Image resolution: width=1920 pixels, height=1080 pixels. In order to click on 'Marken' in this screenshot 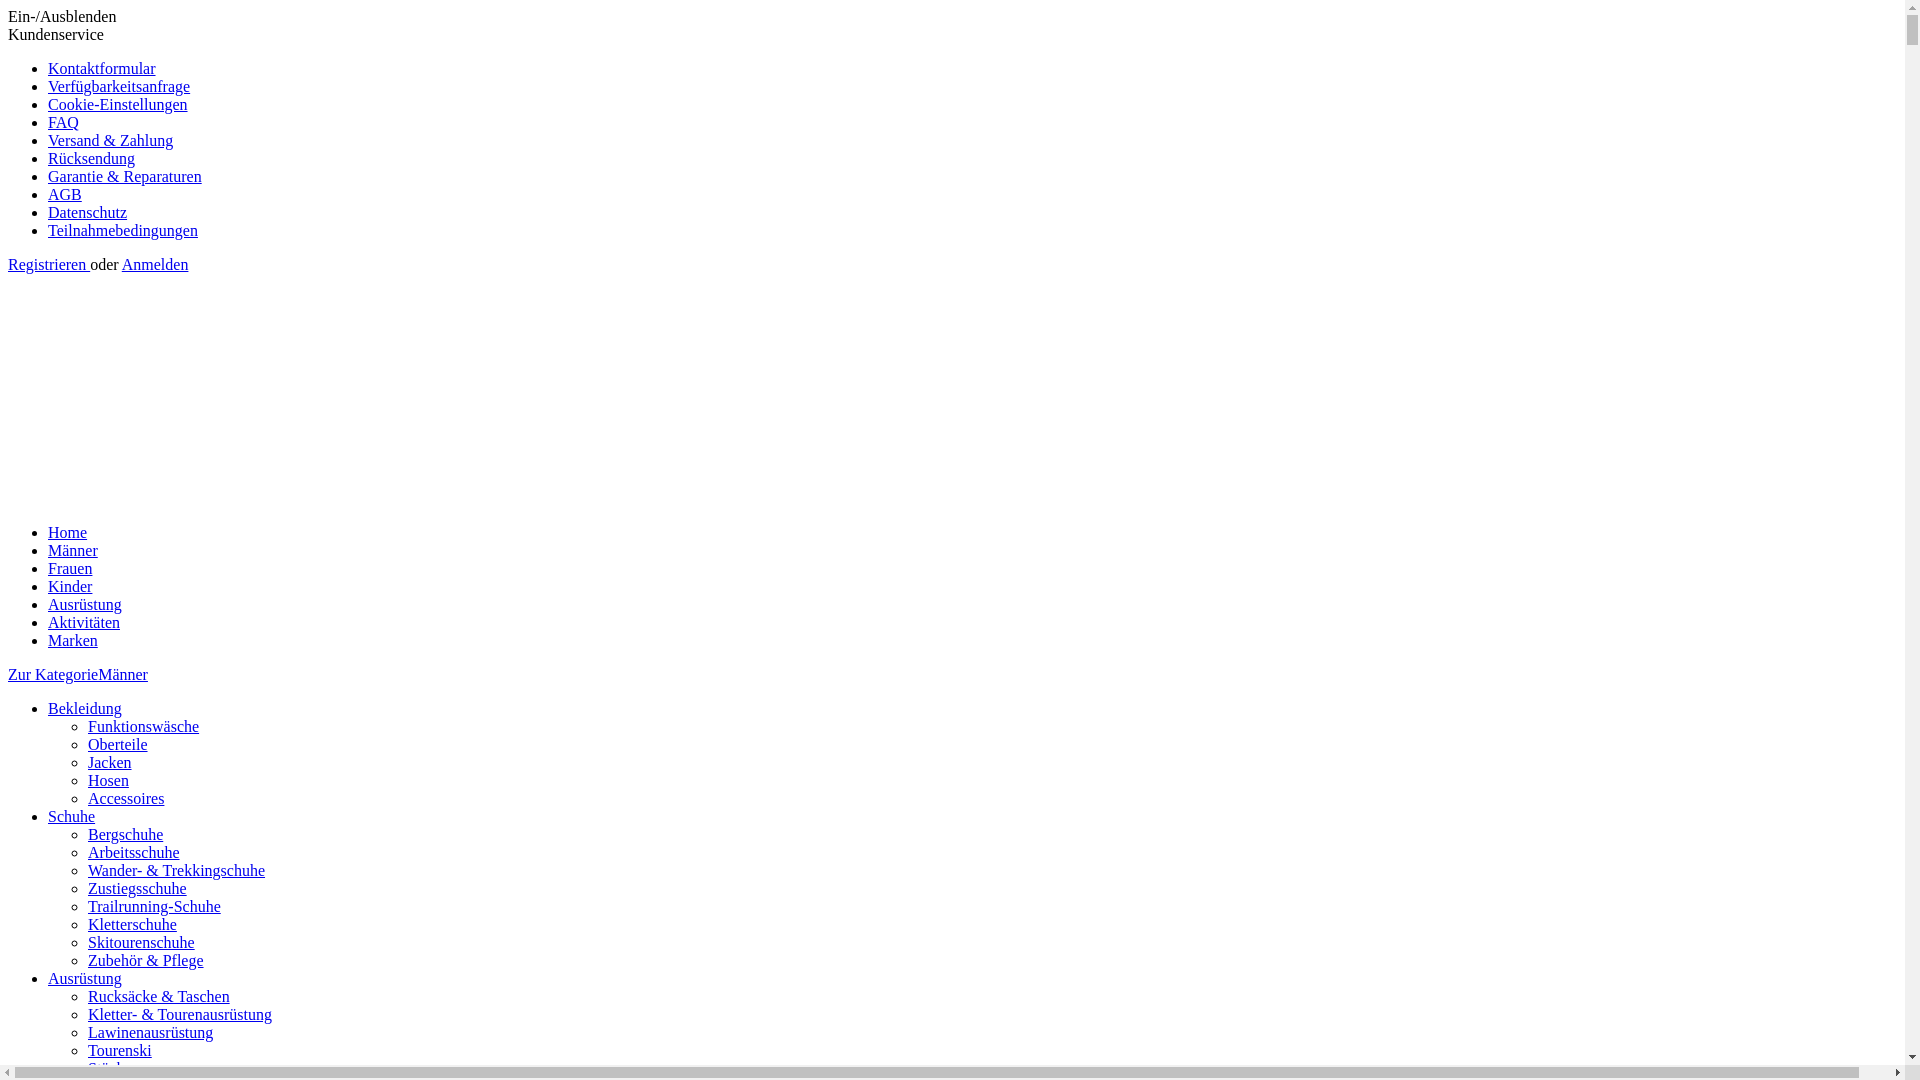, I will do `click(72, 640)`.